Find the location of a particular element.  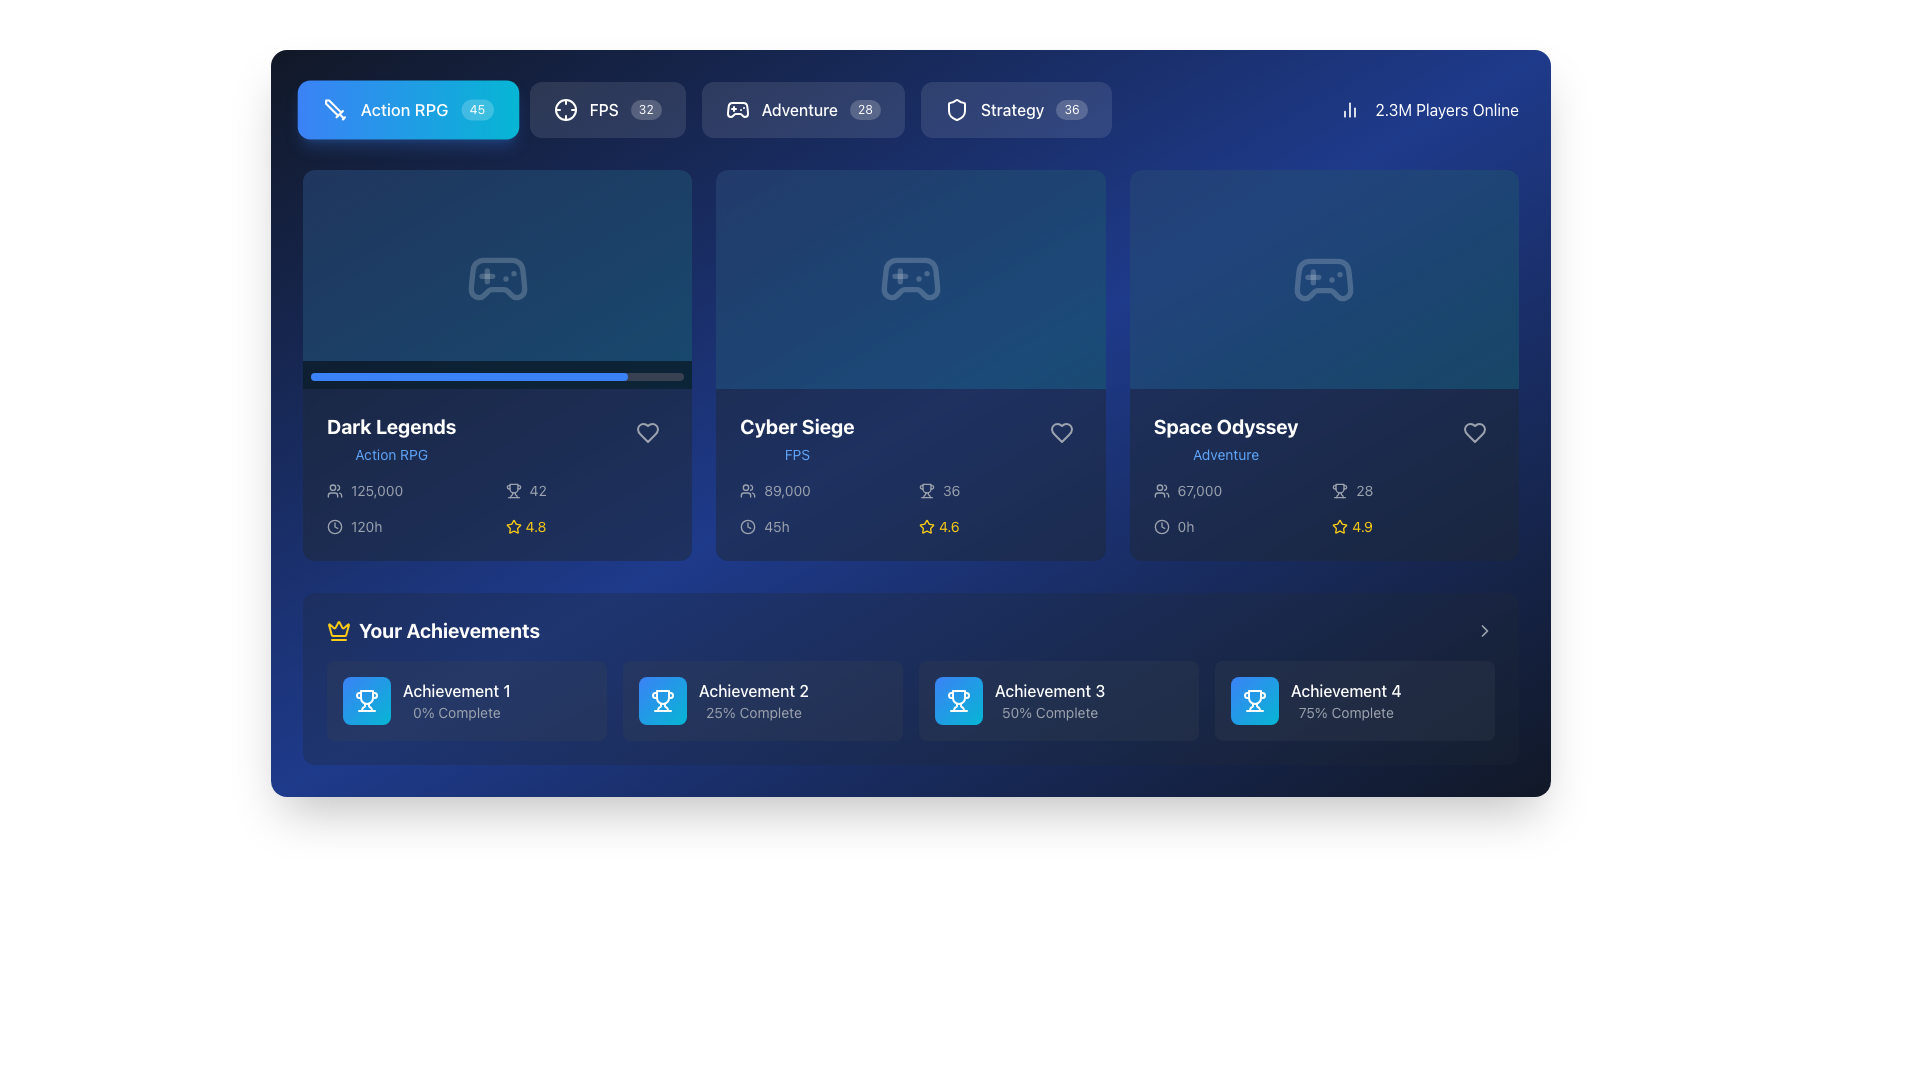

the heart-shaped icon button with a transparent center and thin white outline, located in the upper-right corner of the 'Space Odyssey' card is located at coordinates (1474, 431).